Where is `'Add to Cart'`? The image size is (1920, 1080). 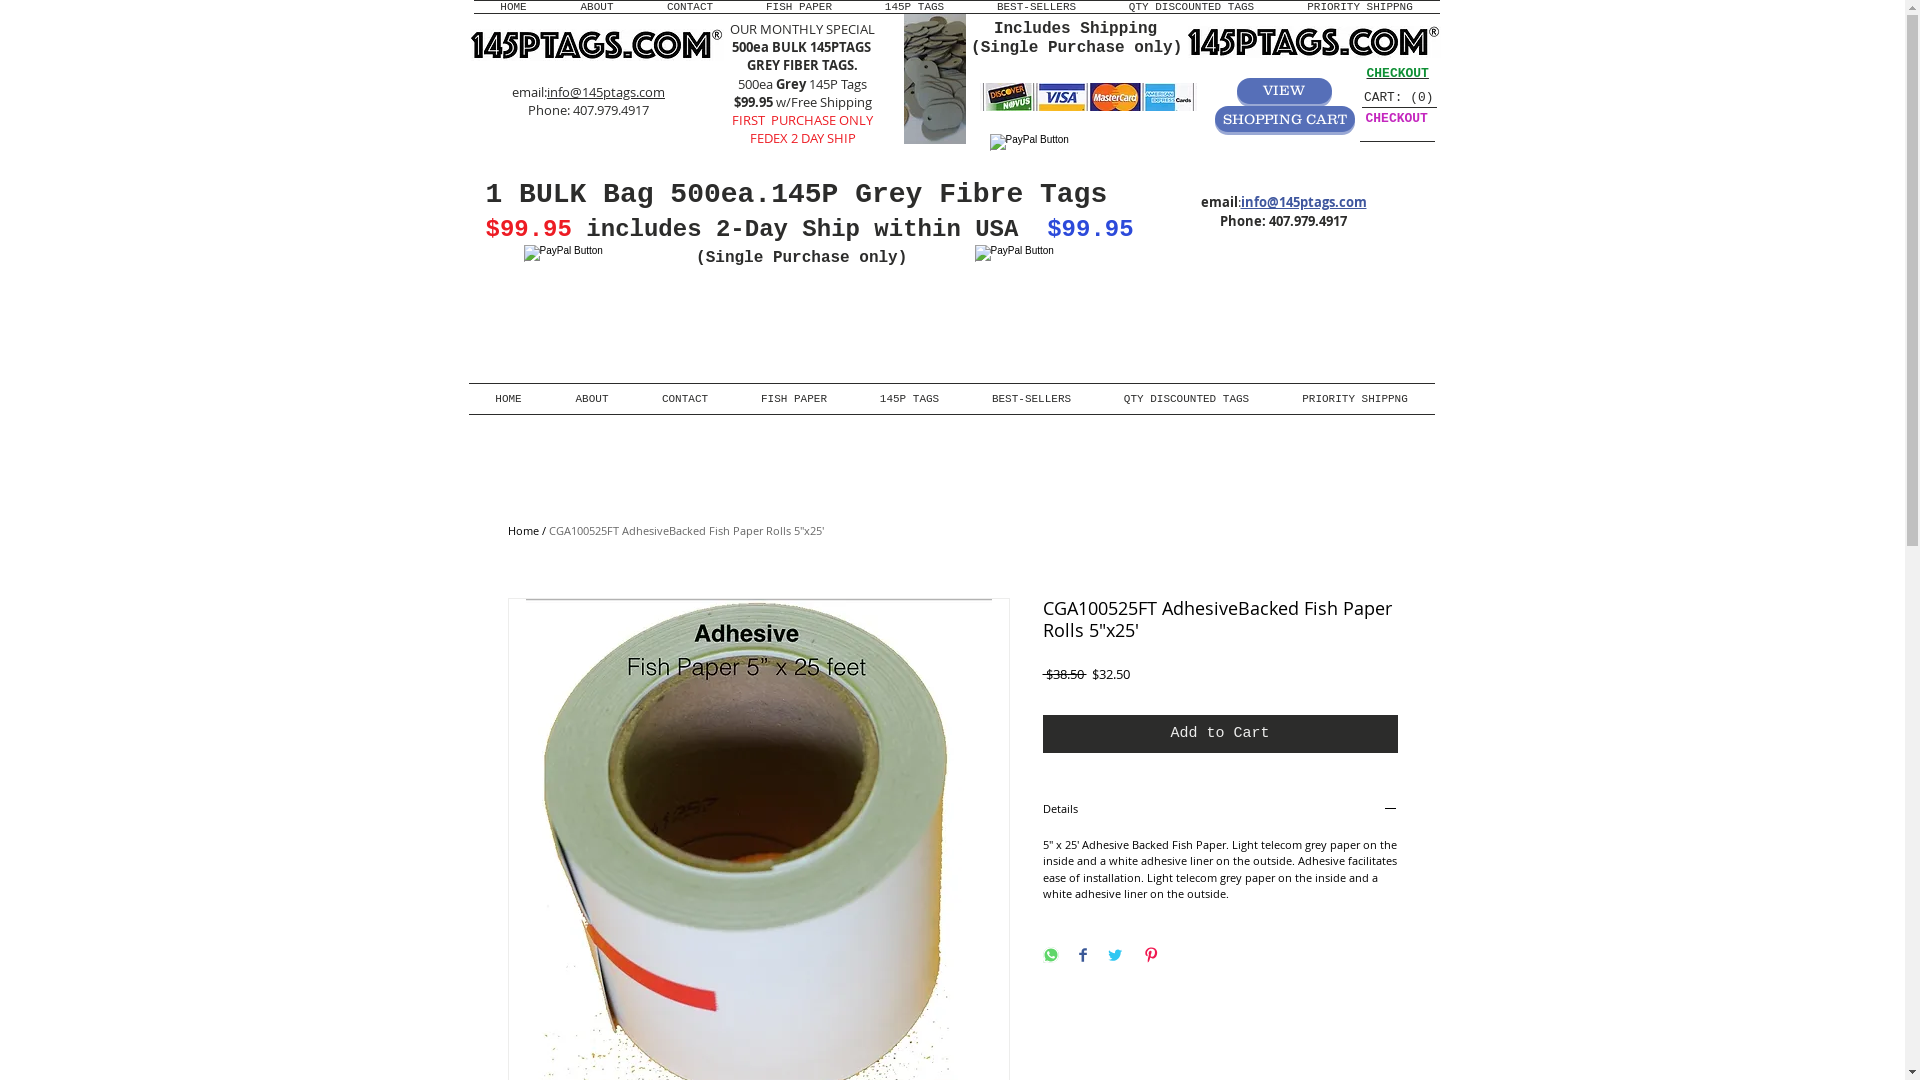
'Add to Cart' is located at coordinates (1218, 734).